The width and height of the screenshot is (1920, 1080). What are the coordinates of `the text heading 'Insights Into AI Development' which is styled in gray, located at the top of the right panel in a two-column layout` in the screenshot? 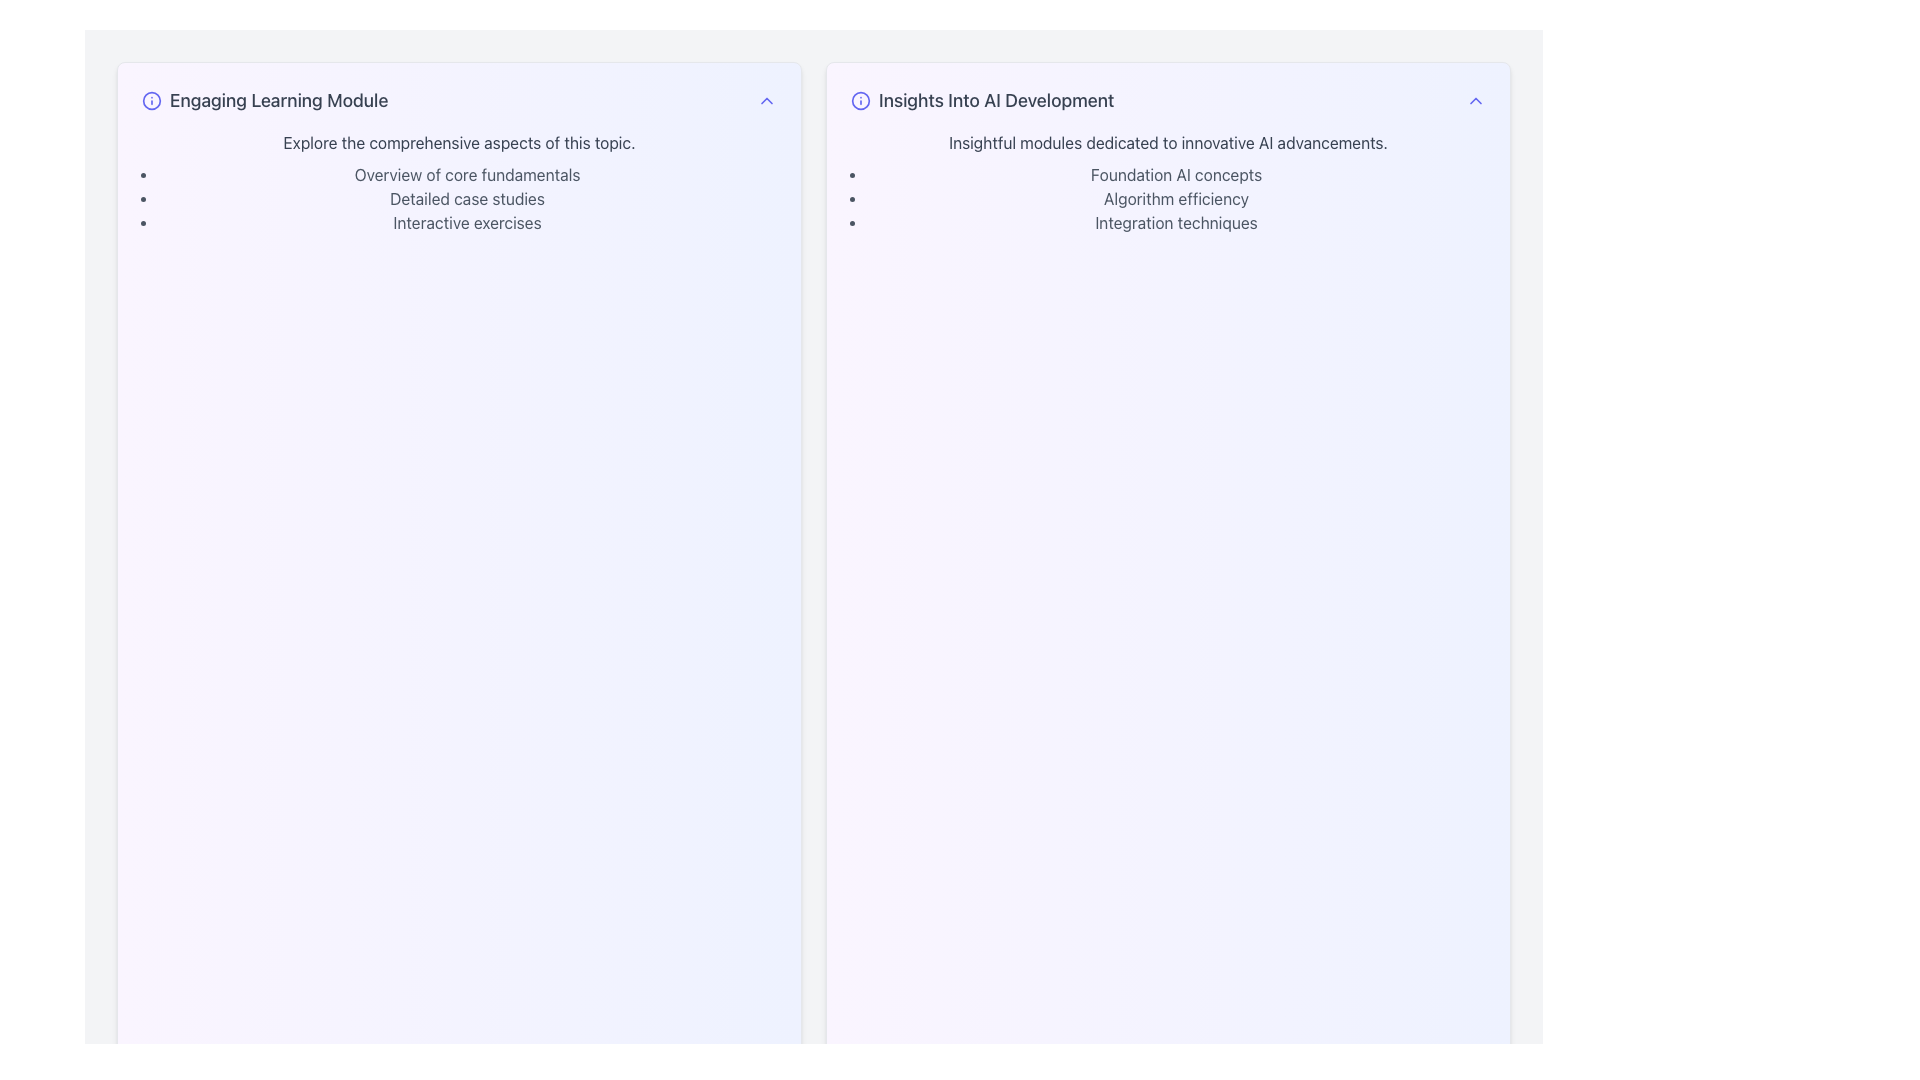 It's located at (982, 100).